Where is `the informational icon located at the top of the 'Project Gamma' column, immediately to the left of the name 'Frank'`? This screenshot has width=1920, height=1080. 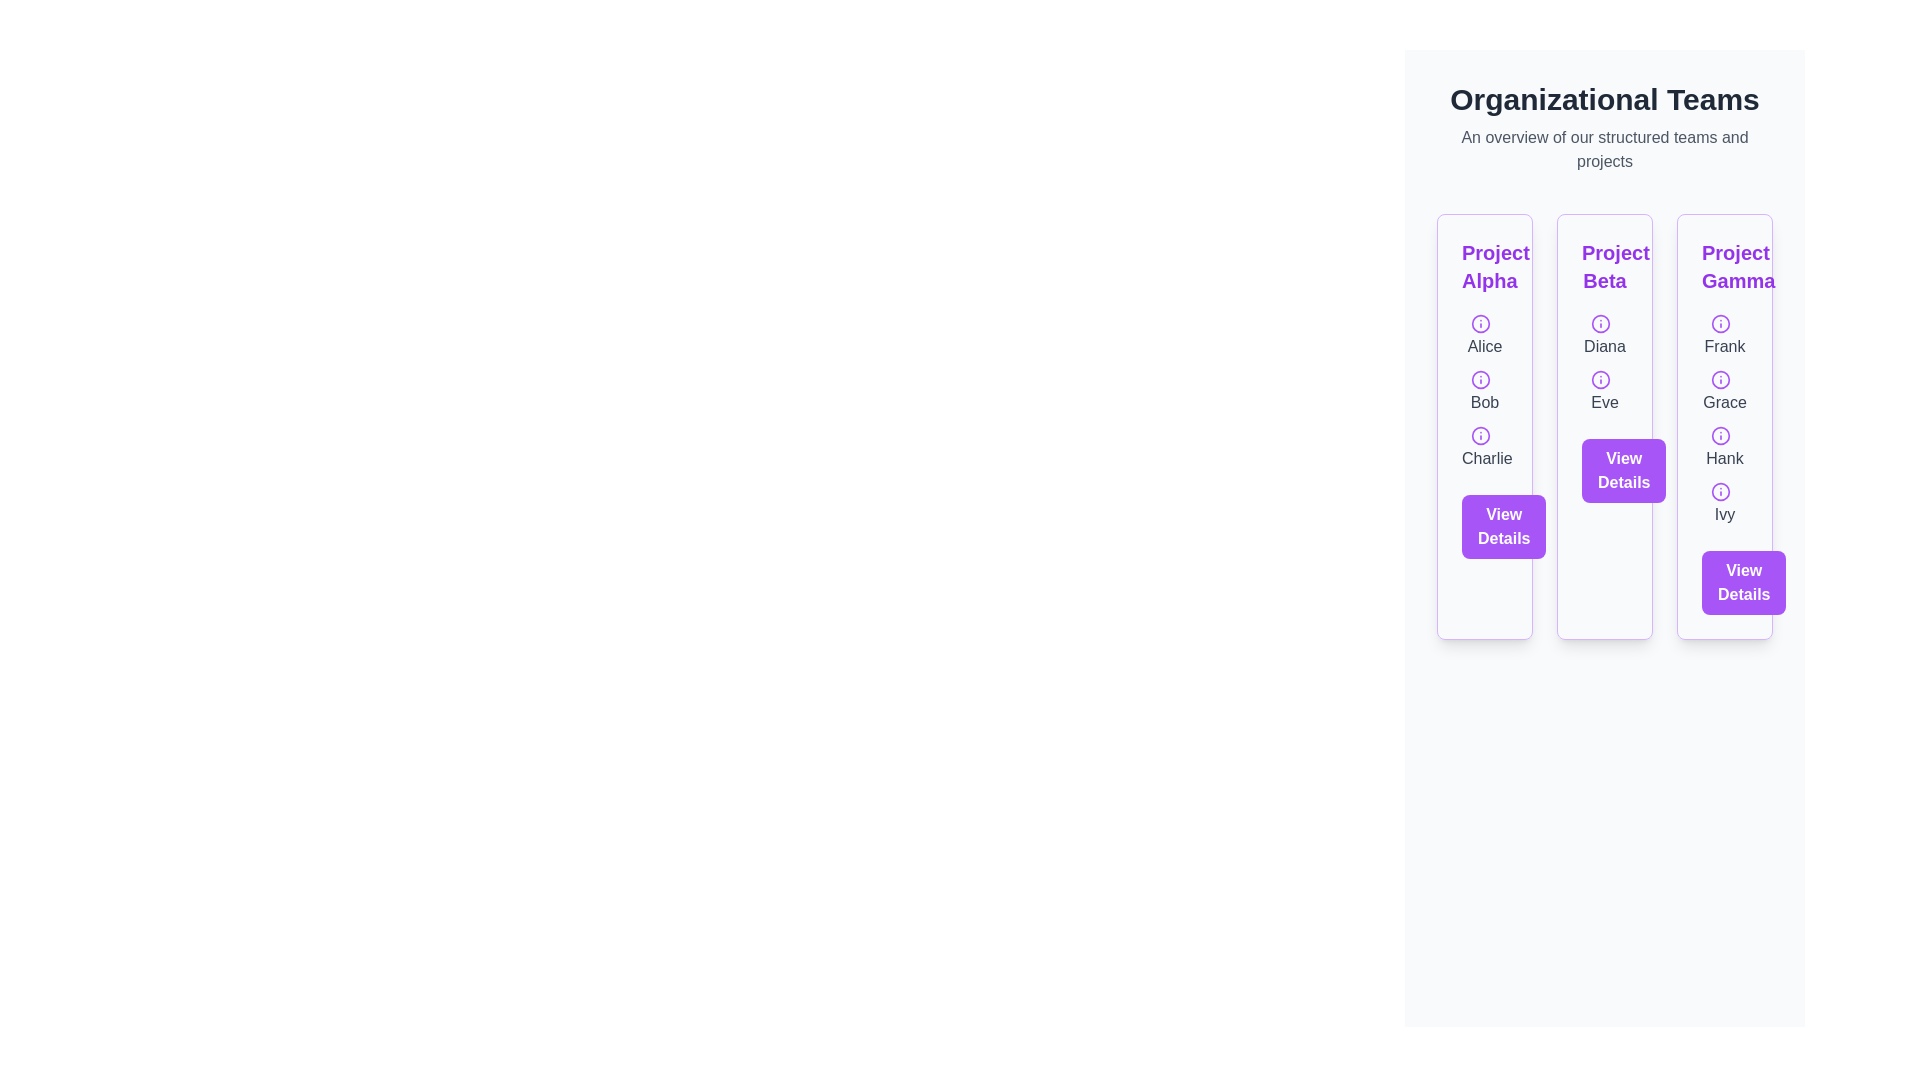
the informational icon located at the top of the 'Project Gamma' column, immediately to the left of the name 'Frank' is located at coordinates (1720, 322).